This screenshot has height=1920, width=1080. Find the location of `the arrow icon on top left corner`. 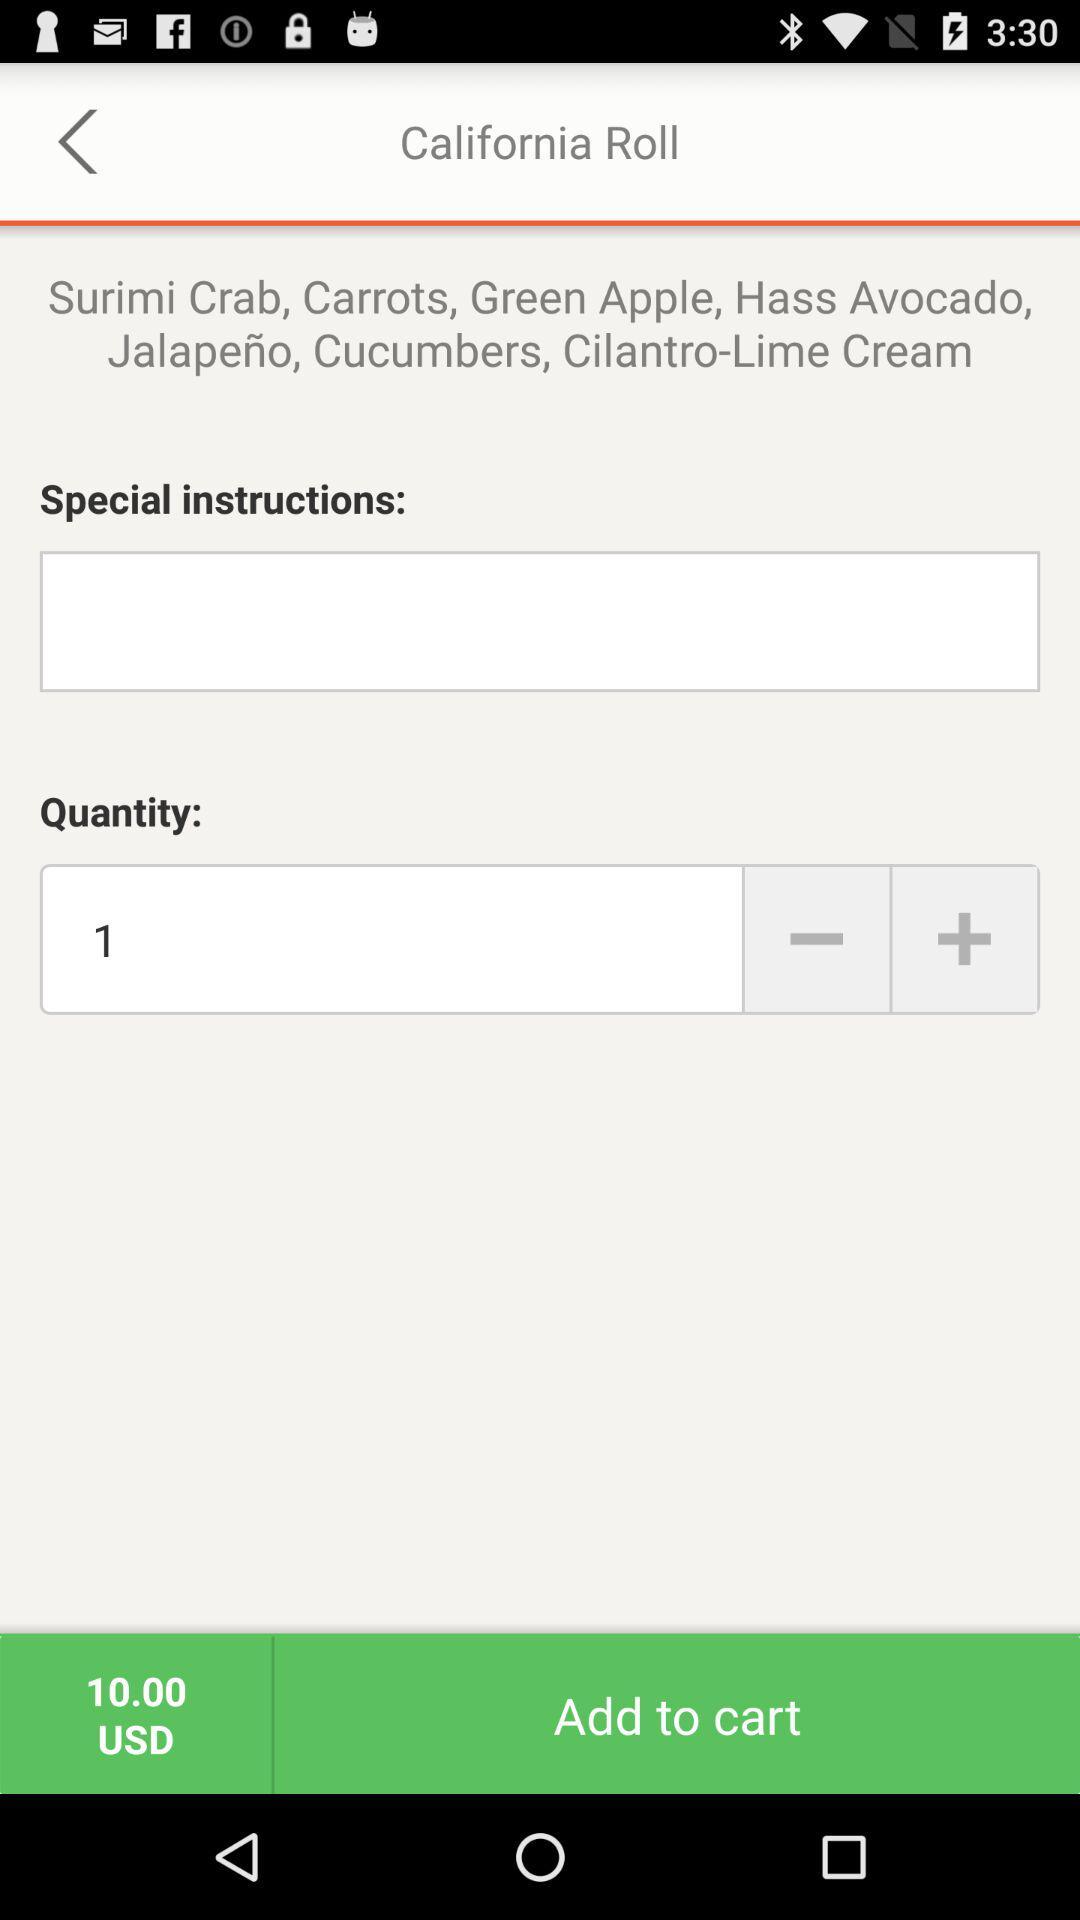

the arrow icon on top left corner is located at coordinates (77, 141).